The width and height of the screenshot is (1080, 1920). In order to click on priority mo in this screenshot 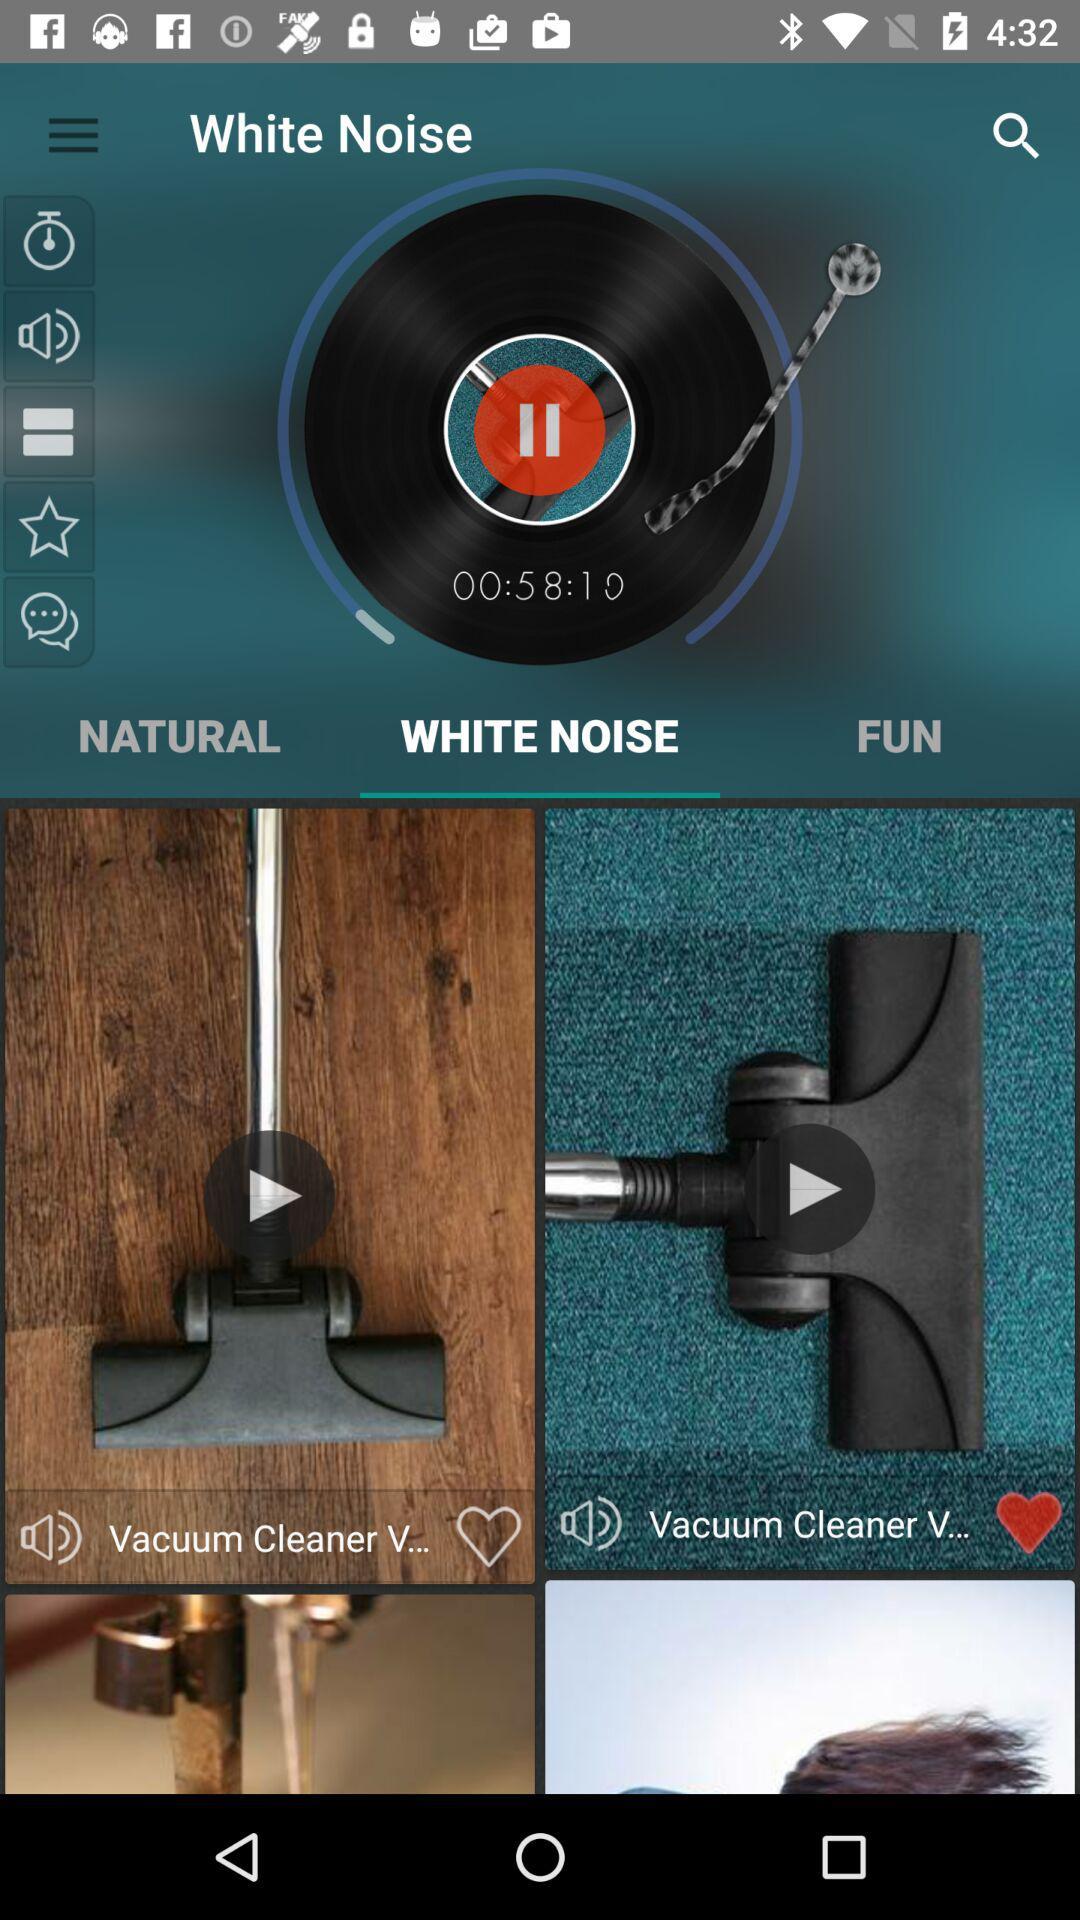, I will do `click(48, 526)`.